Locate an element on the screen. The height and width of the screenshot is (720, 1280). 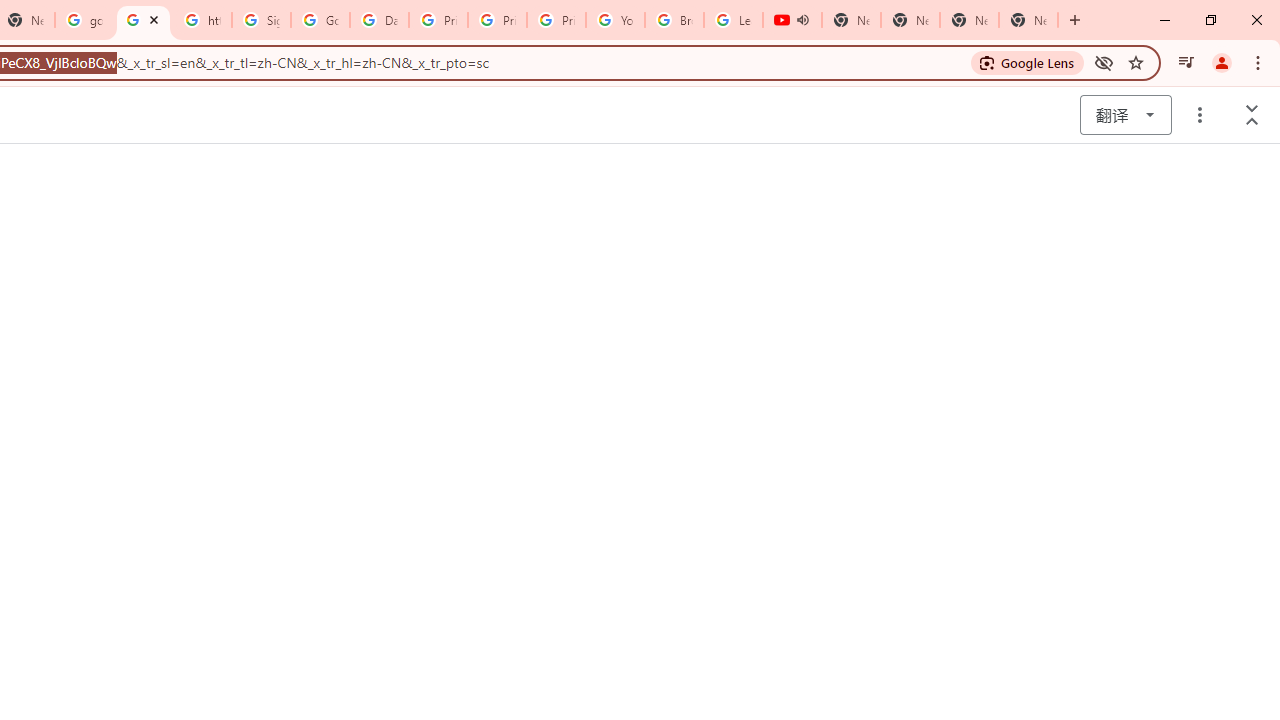
'Sign in - Google Accounts' is located at coordinates (260, 20).